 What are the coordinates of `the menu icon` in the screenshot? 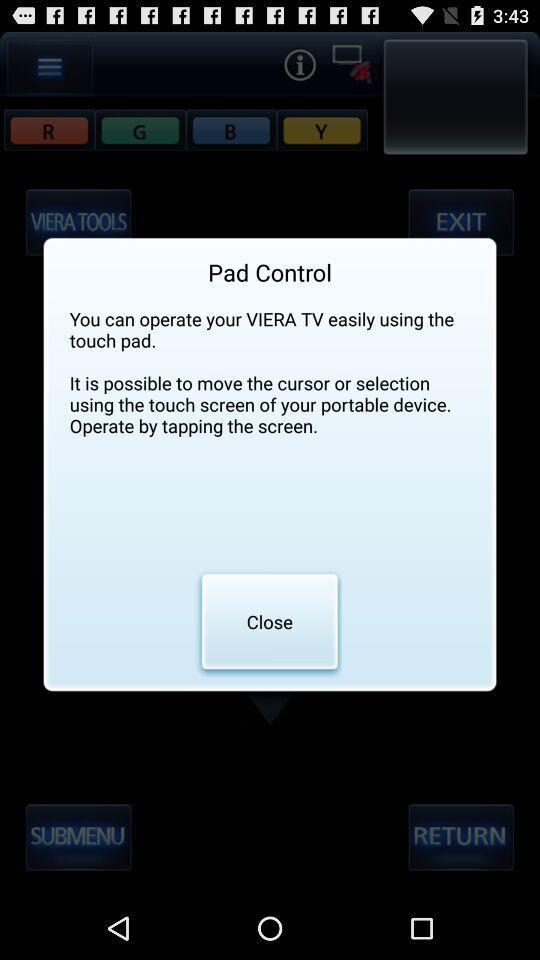 It's located at (50, 71).